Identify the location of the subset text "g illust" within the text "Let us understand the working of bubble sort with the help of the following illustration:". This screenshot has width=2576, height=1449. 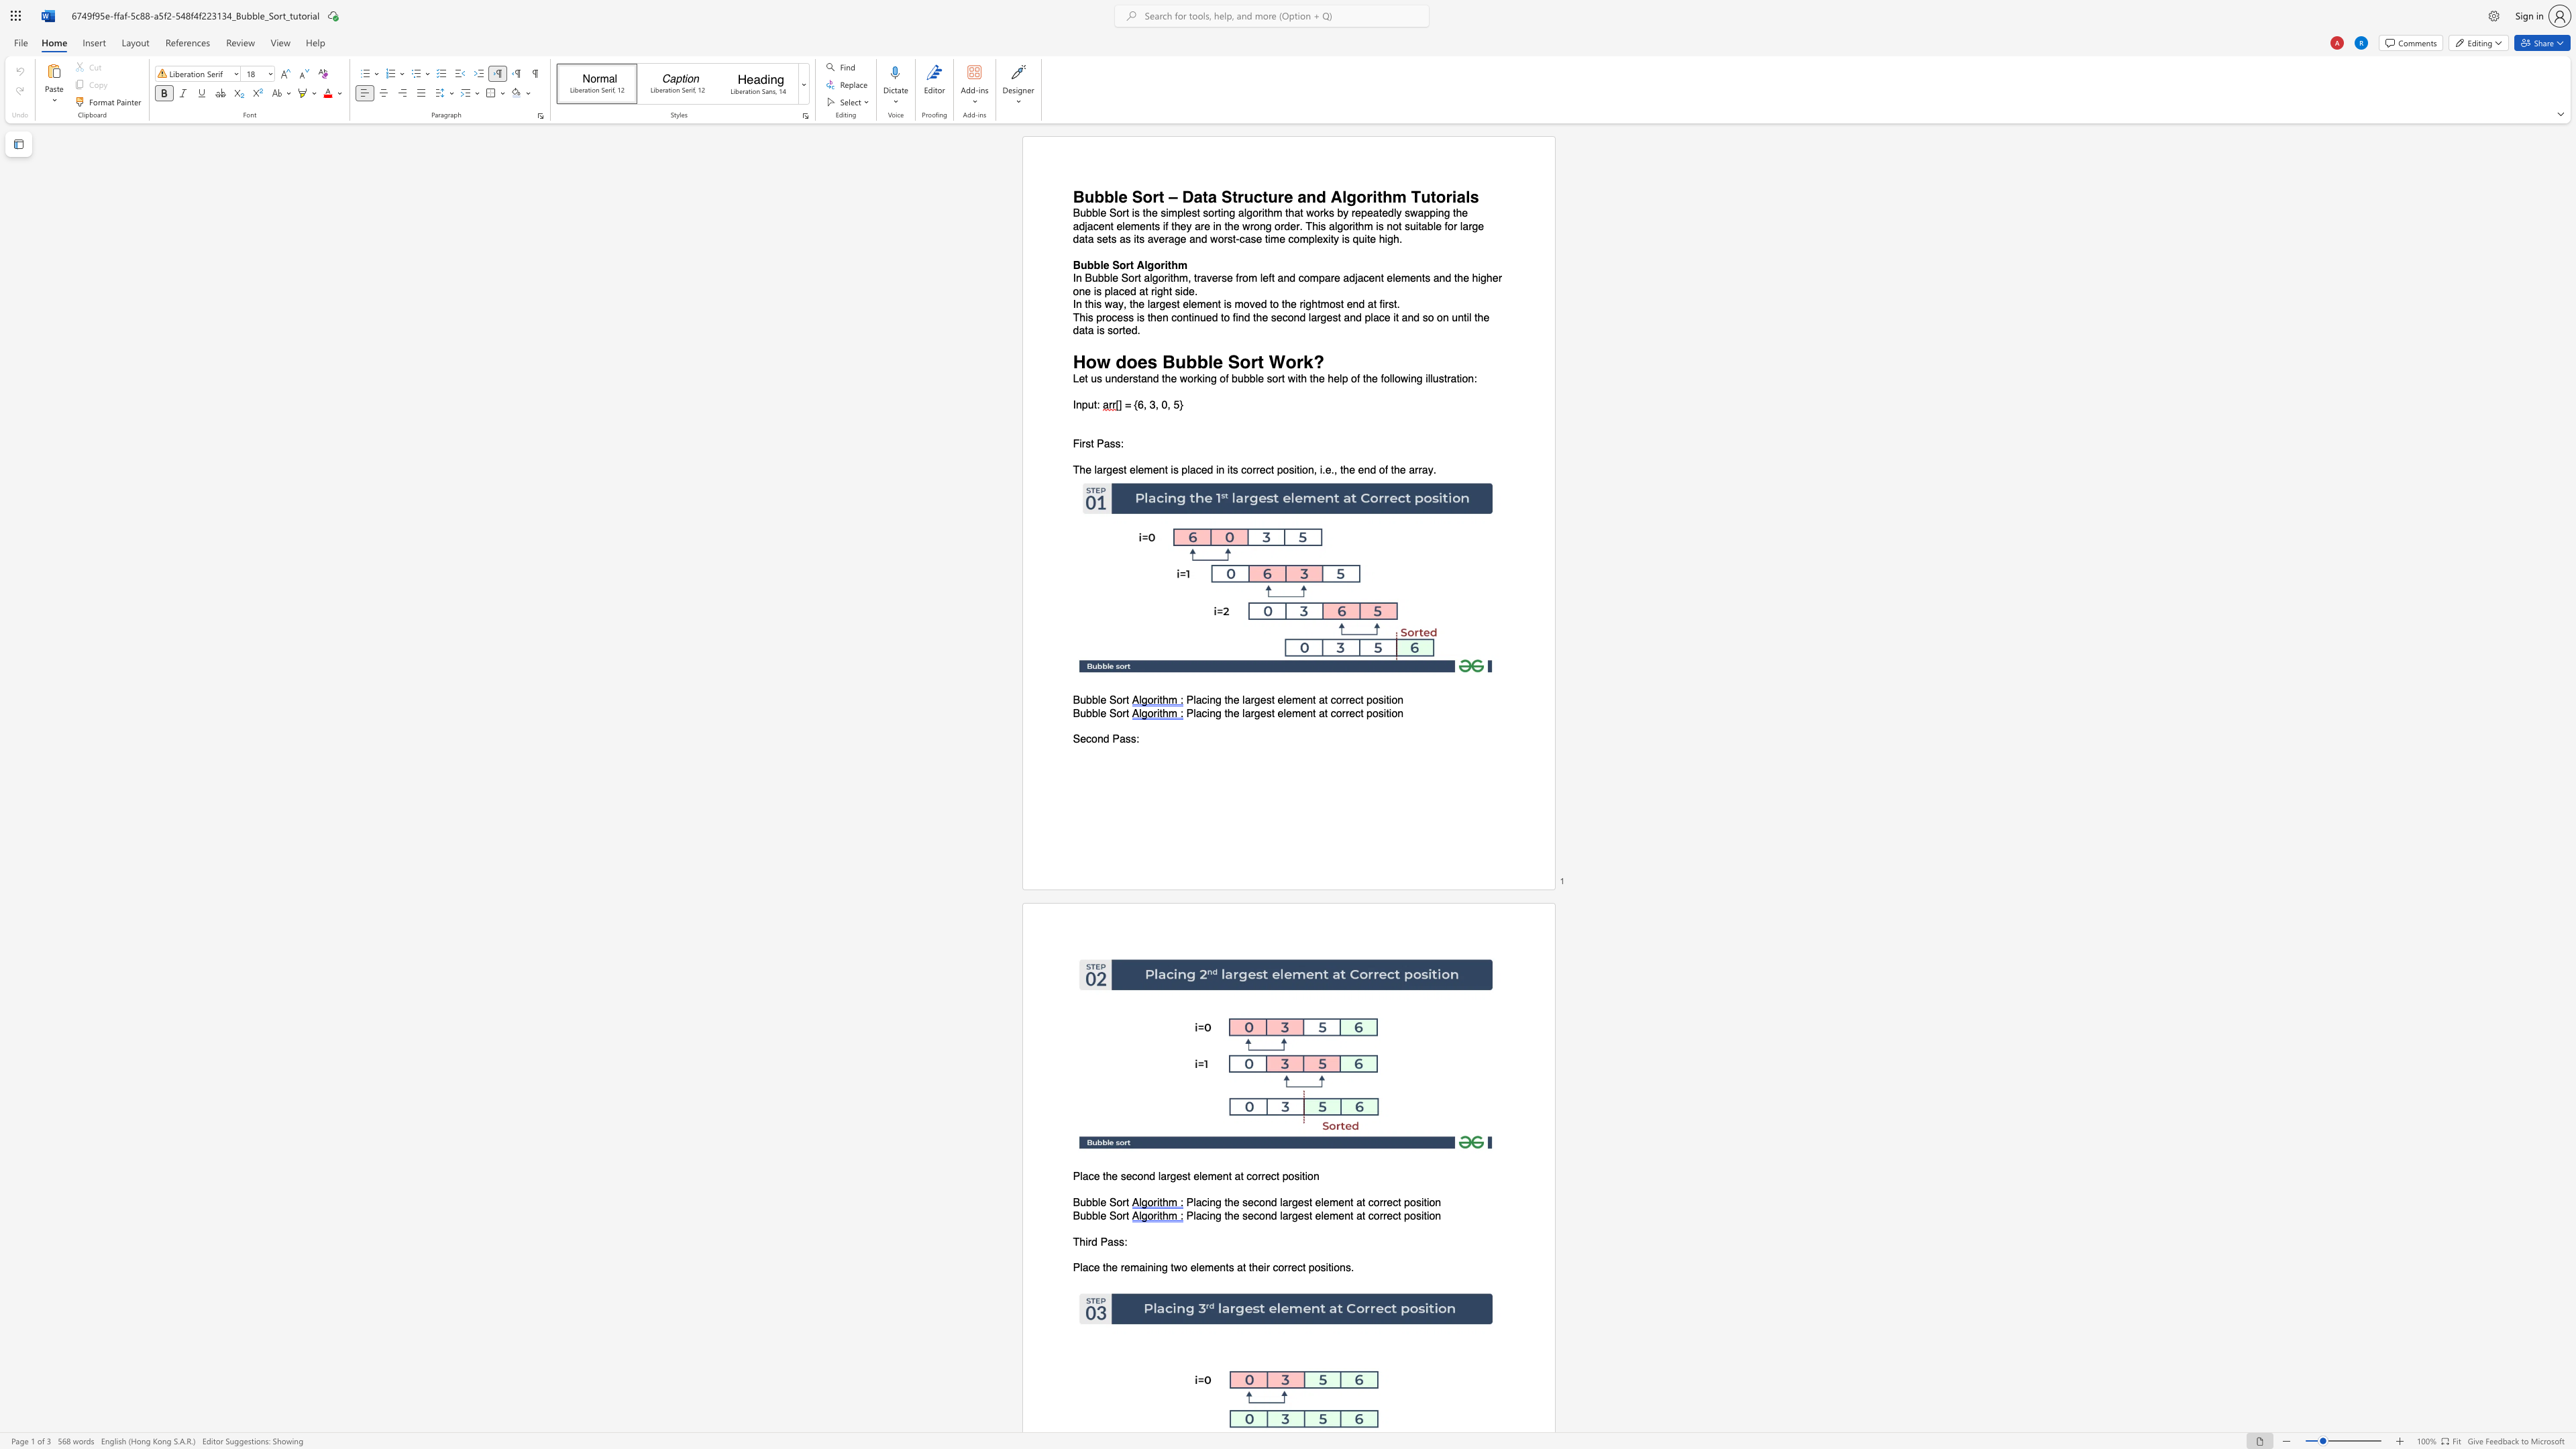
(1416, 378).